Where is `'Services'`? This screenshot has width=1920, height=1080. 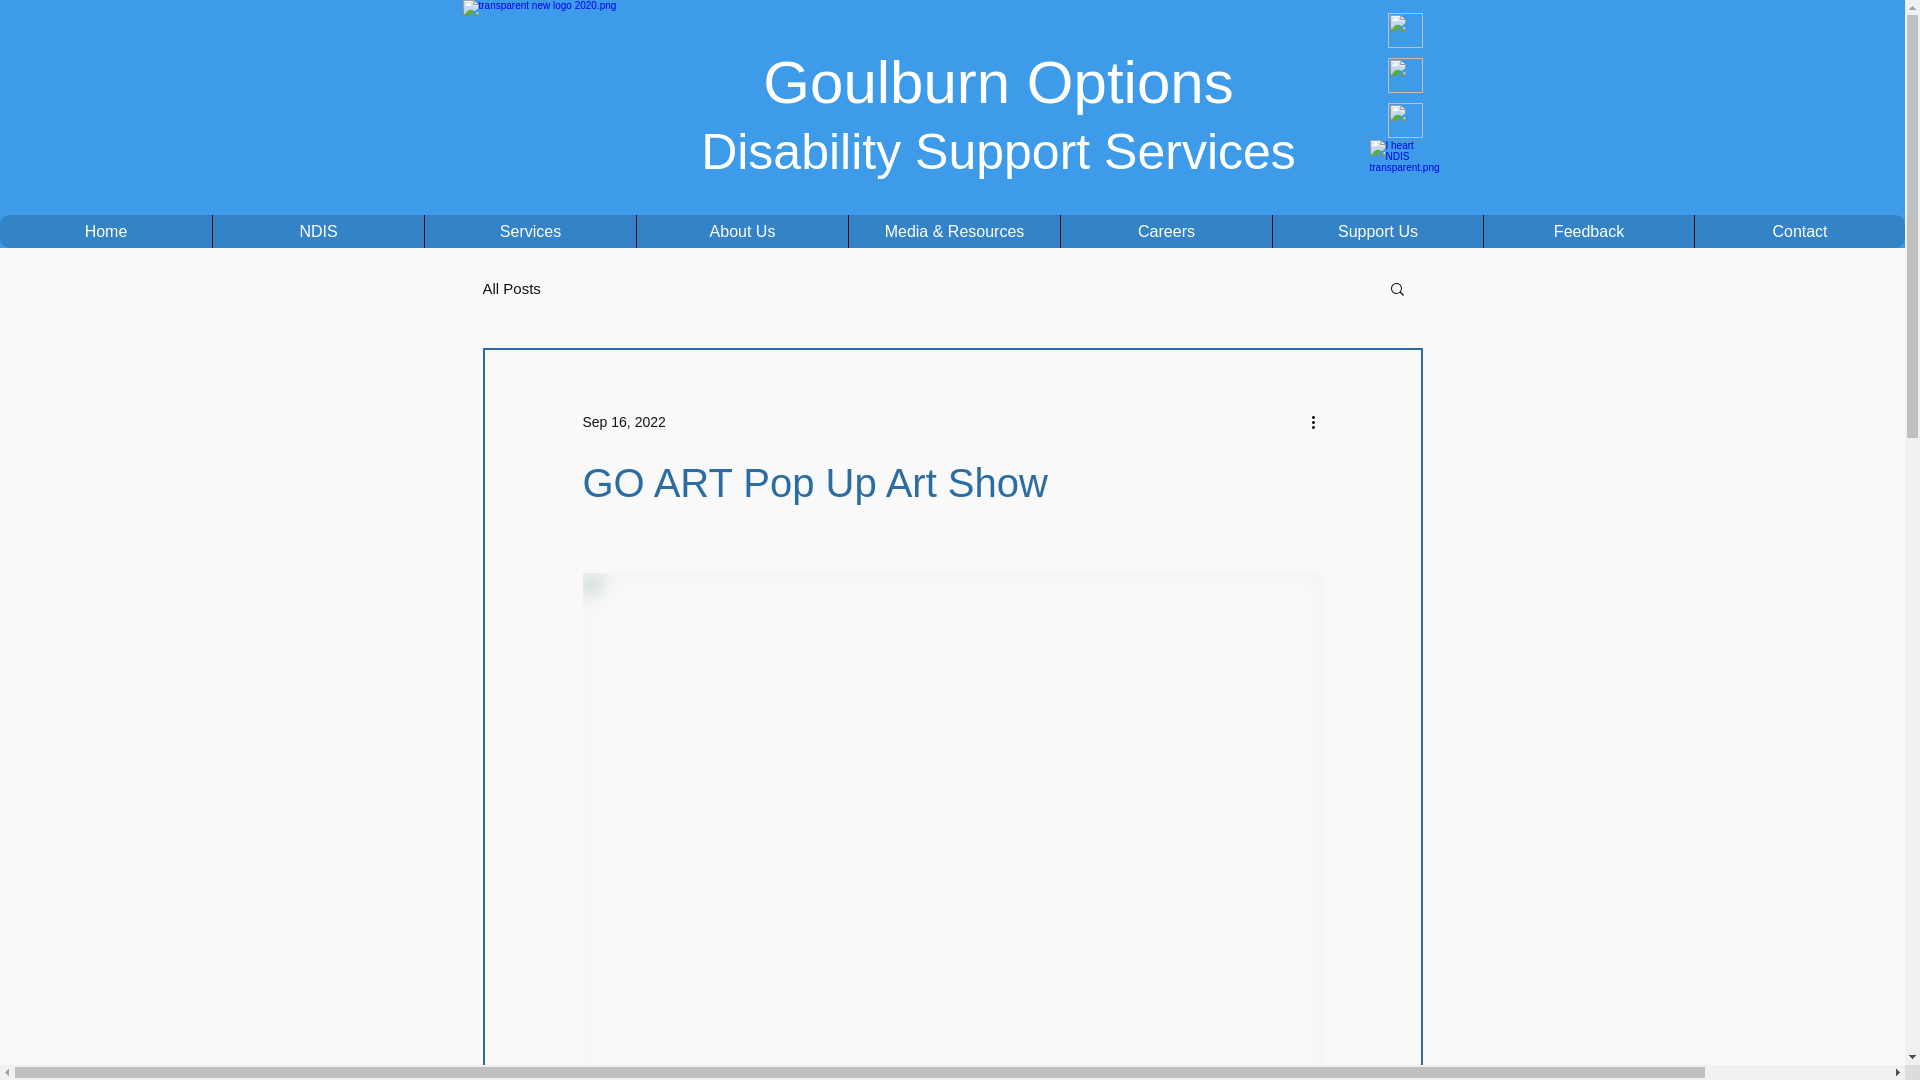
'Services' is located at coordinates (529, 230).